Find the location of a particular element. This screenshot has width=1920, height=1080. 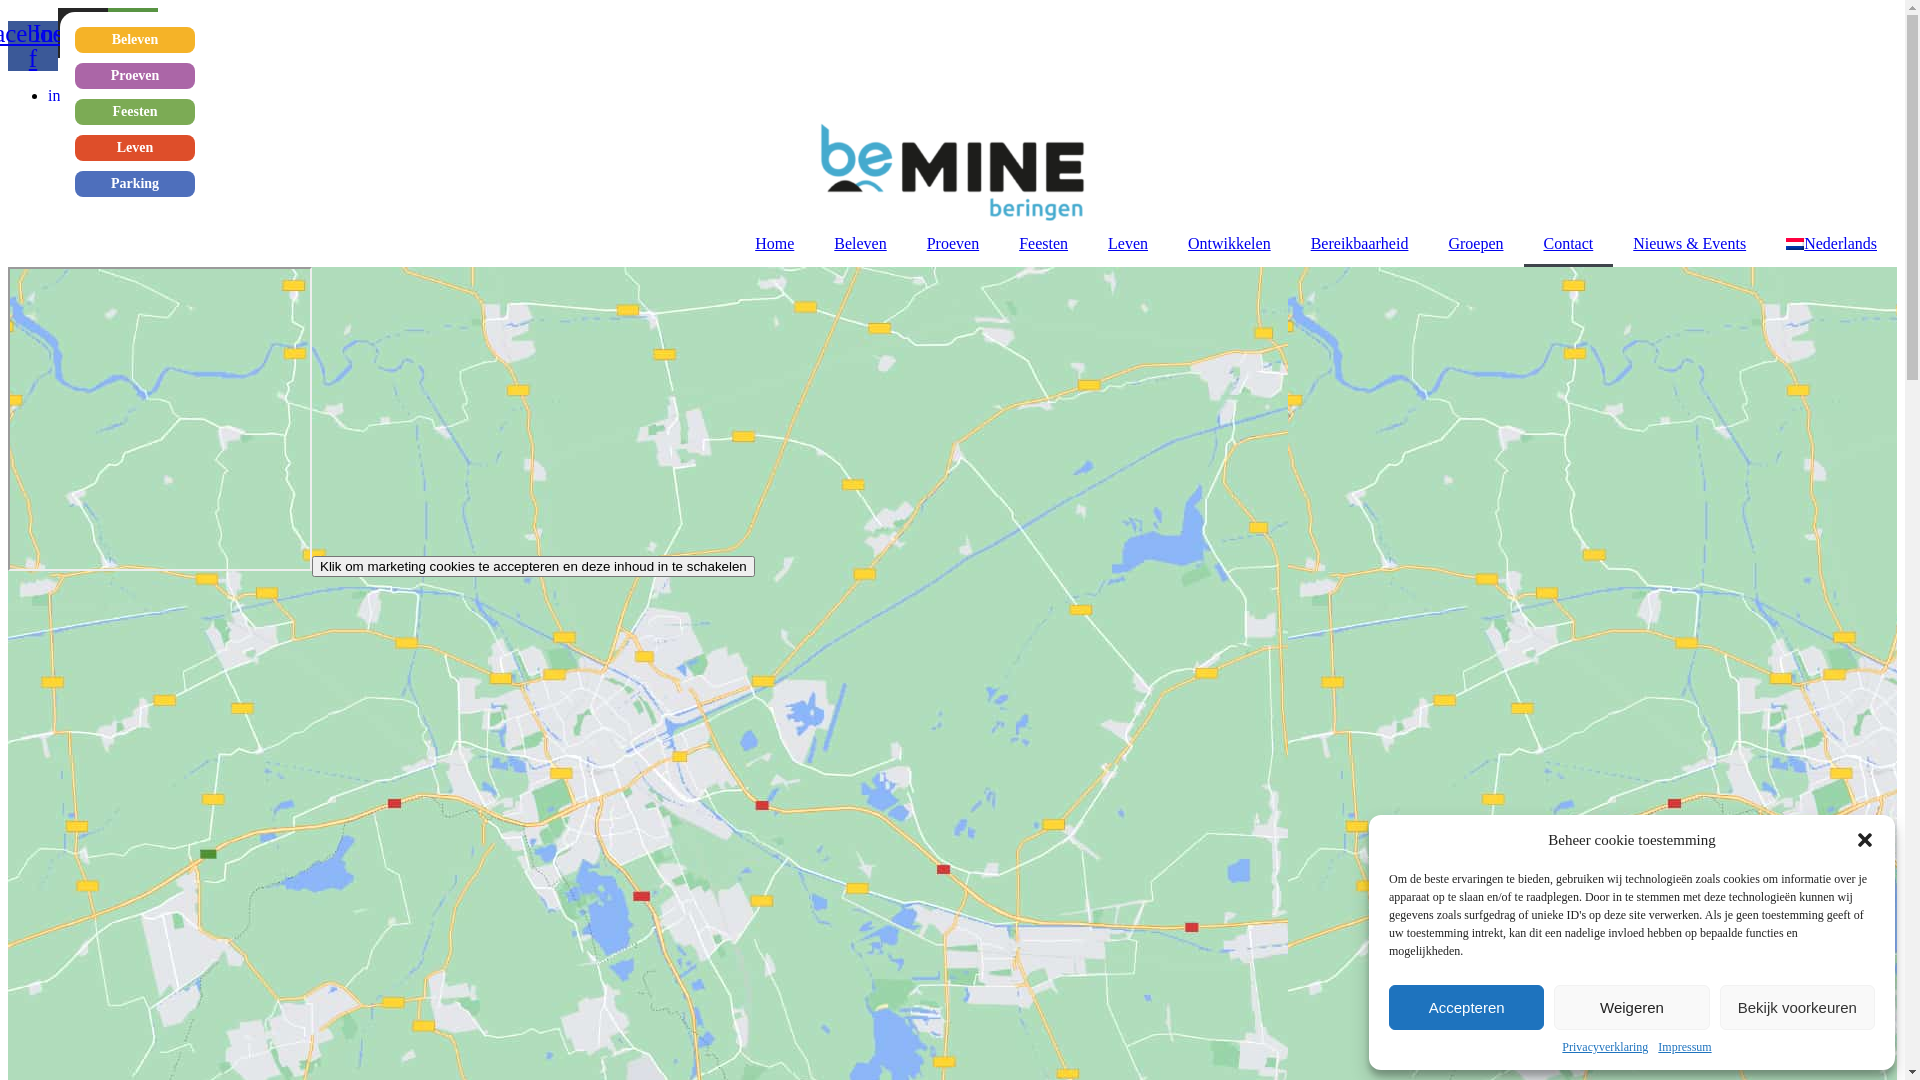

'Leven' is located at coordinates (133, 146).